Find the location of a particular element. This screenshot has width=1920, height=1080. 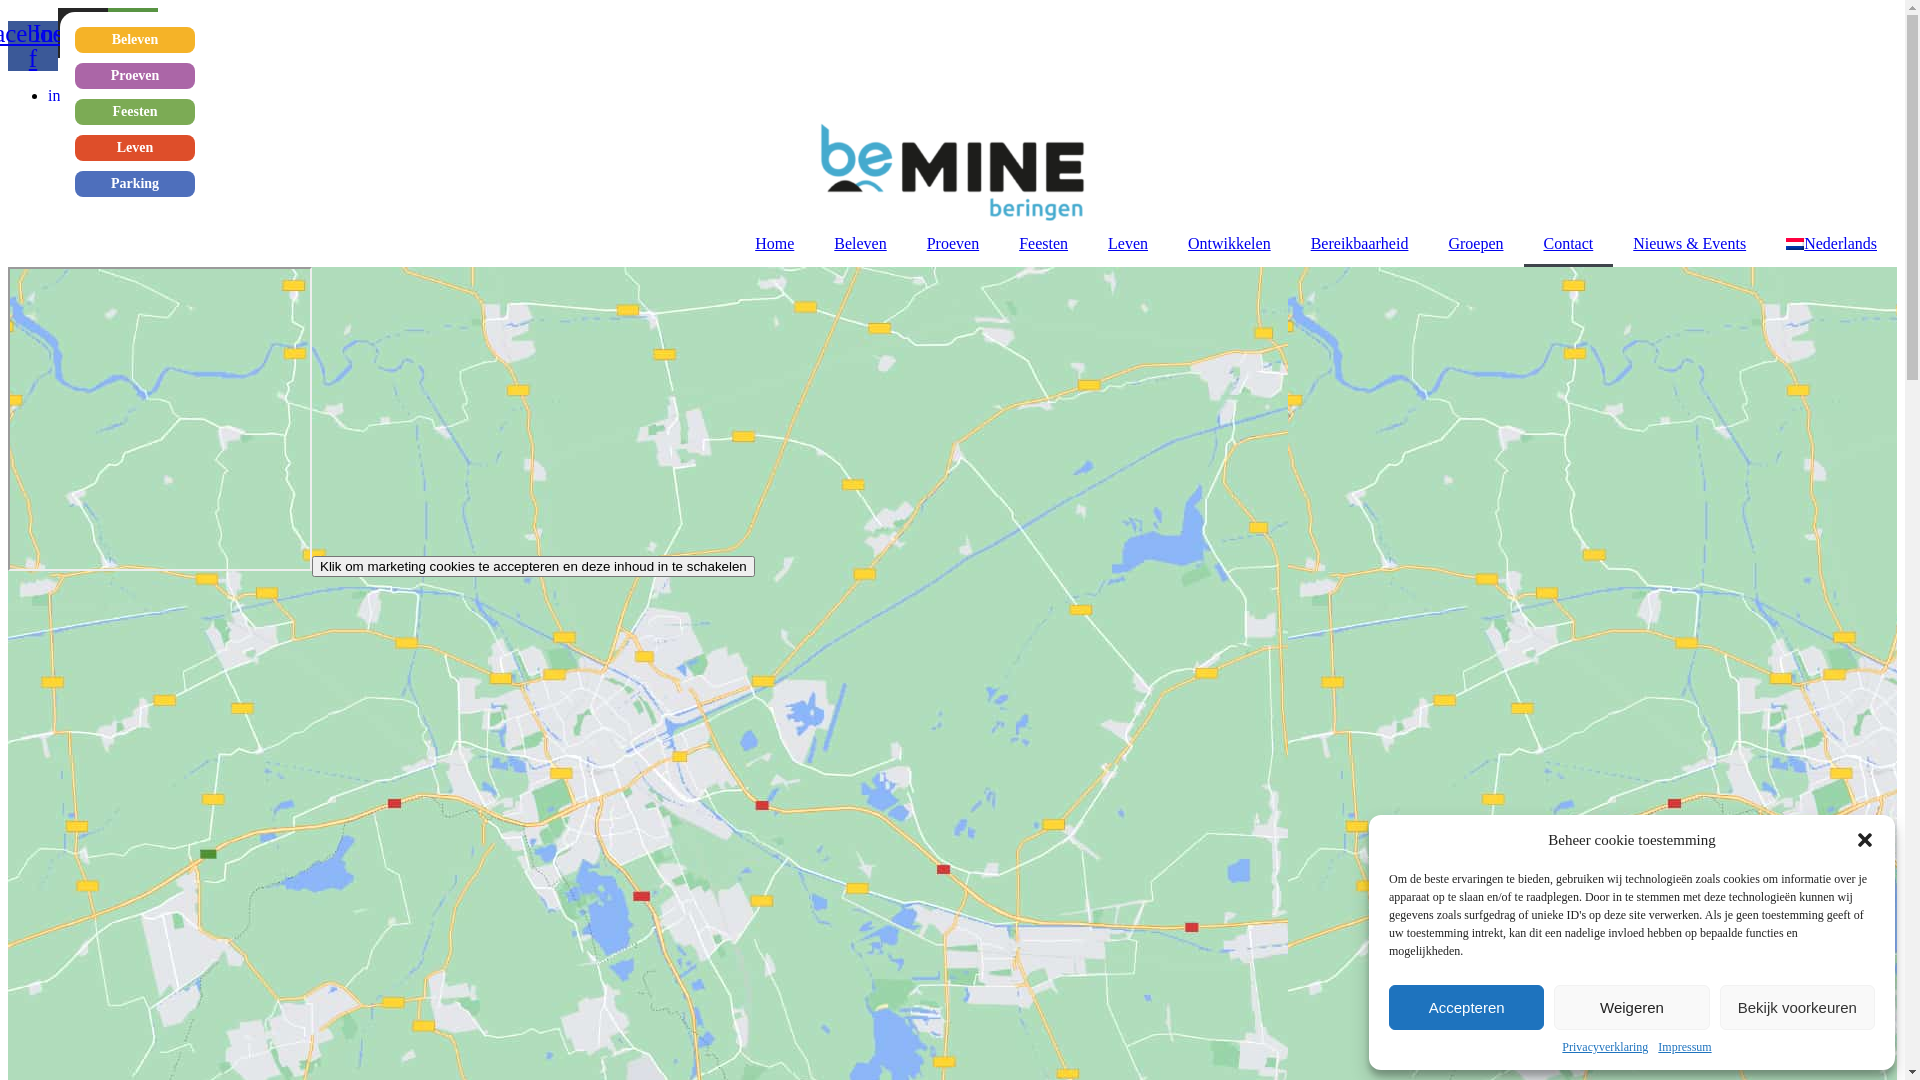

'Leven' is located at coordinates (133, 146).